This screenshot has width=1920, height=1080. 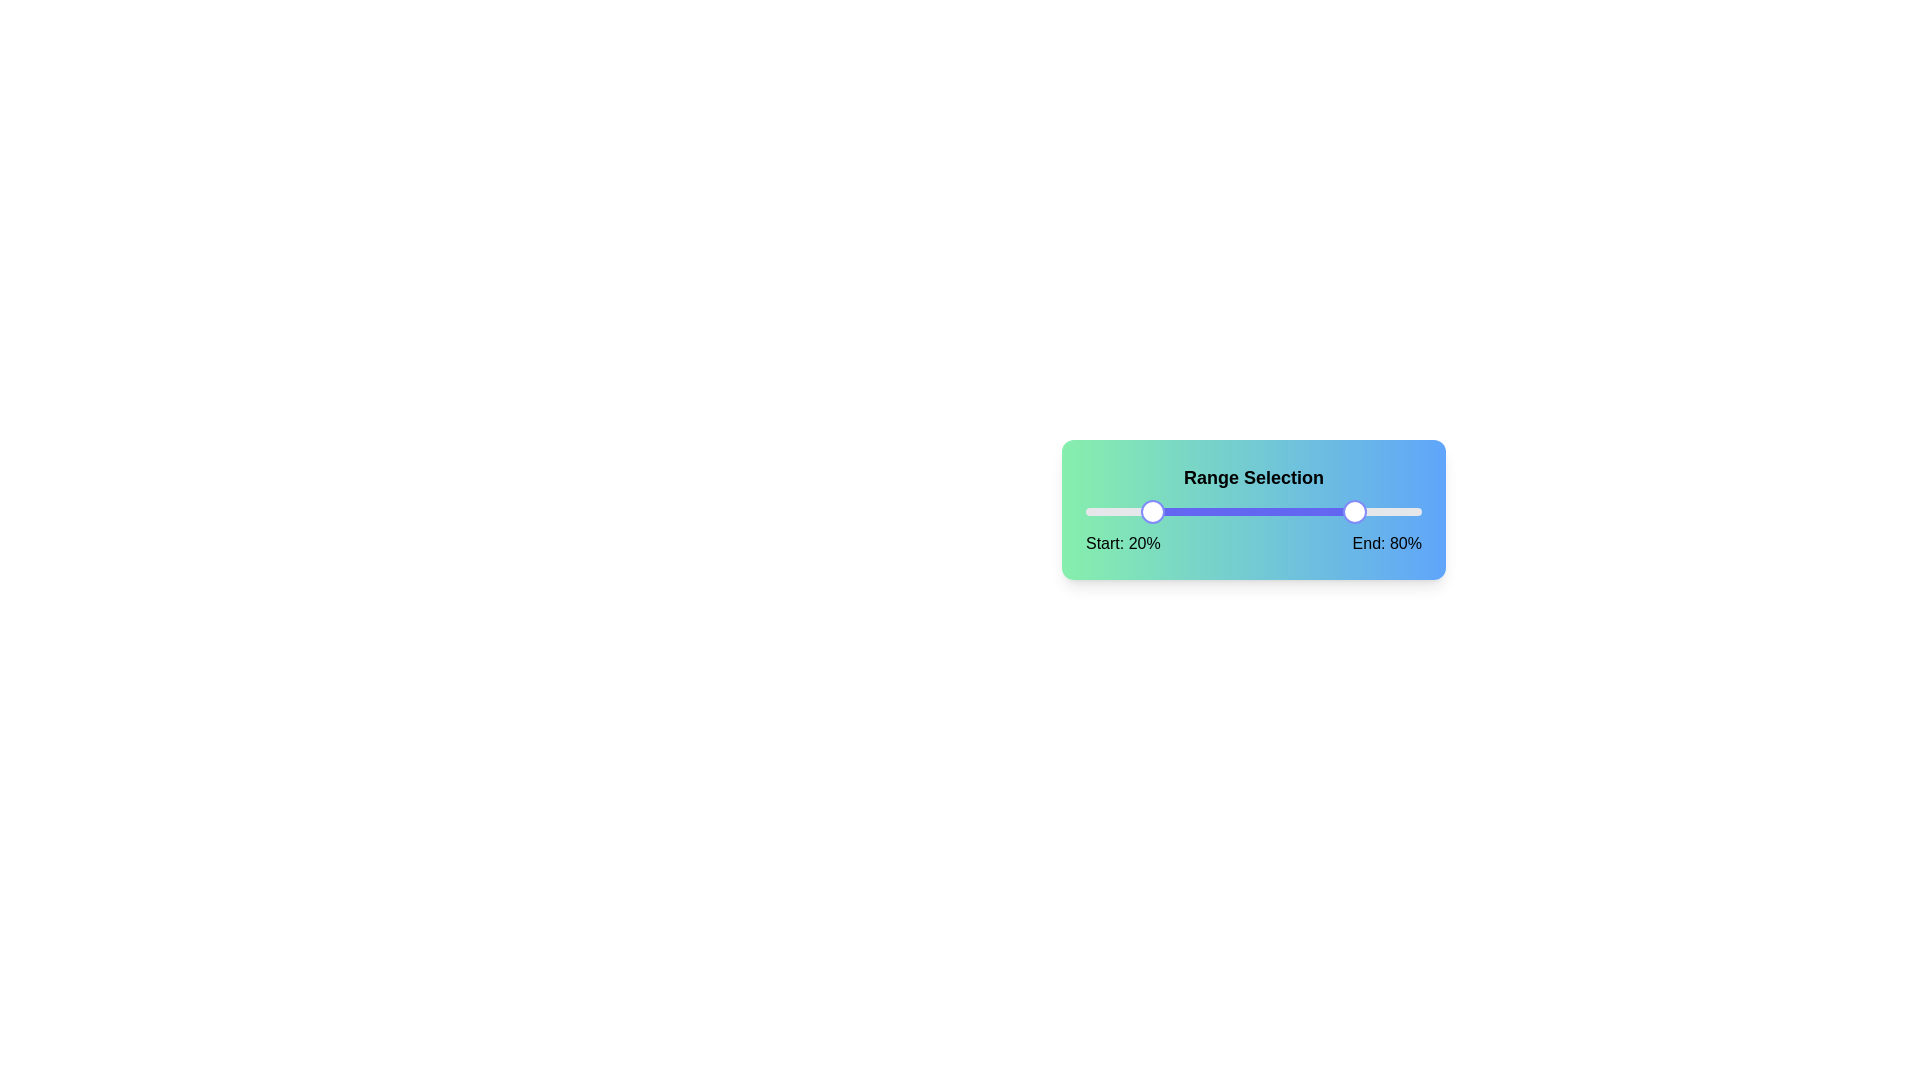 What do you see at coordinates (1348, 511) in the screenshot?
I see `the end value of the range slider` at bounding box center [1348, 511].